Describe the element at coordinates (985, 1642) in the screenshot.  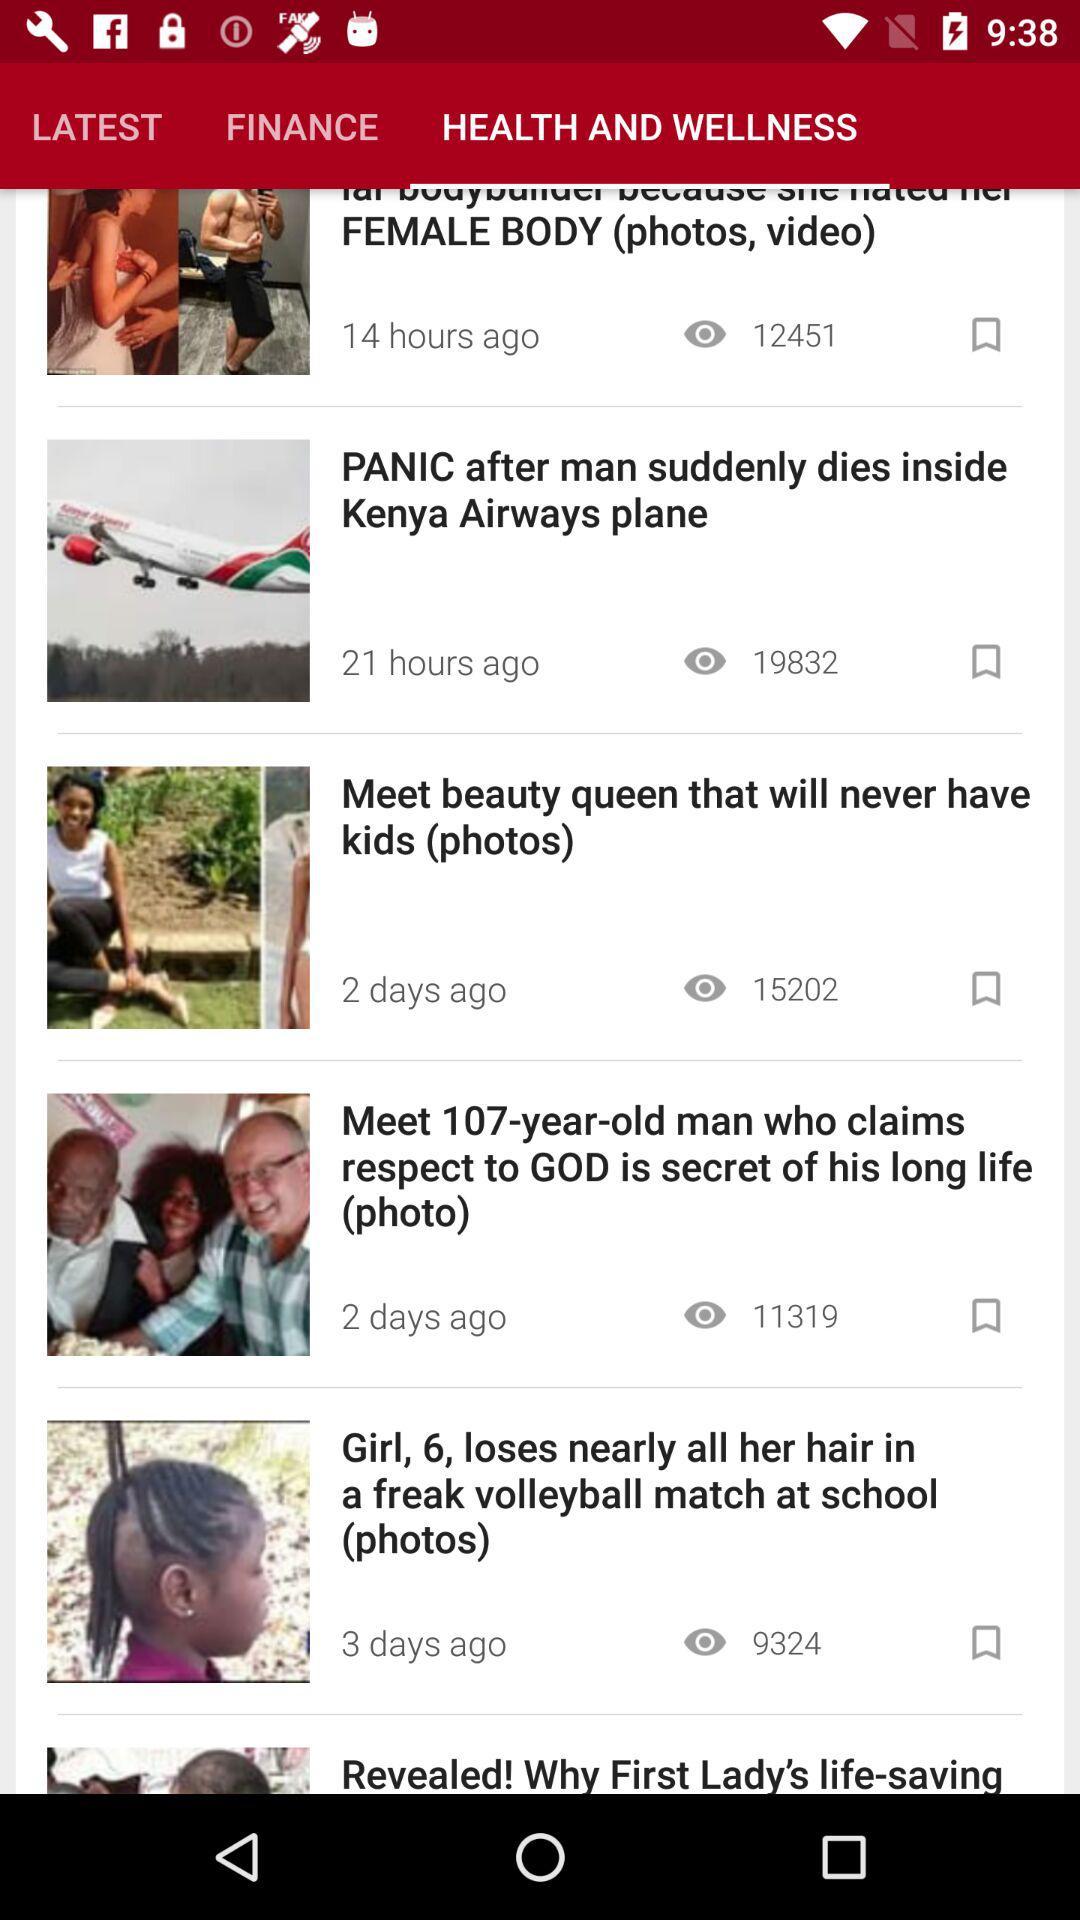
I see `flag option` at that location.